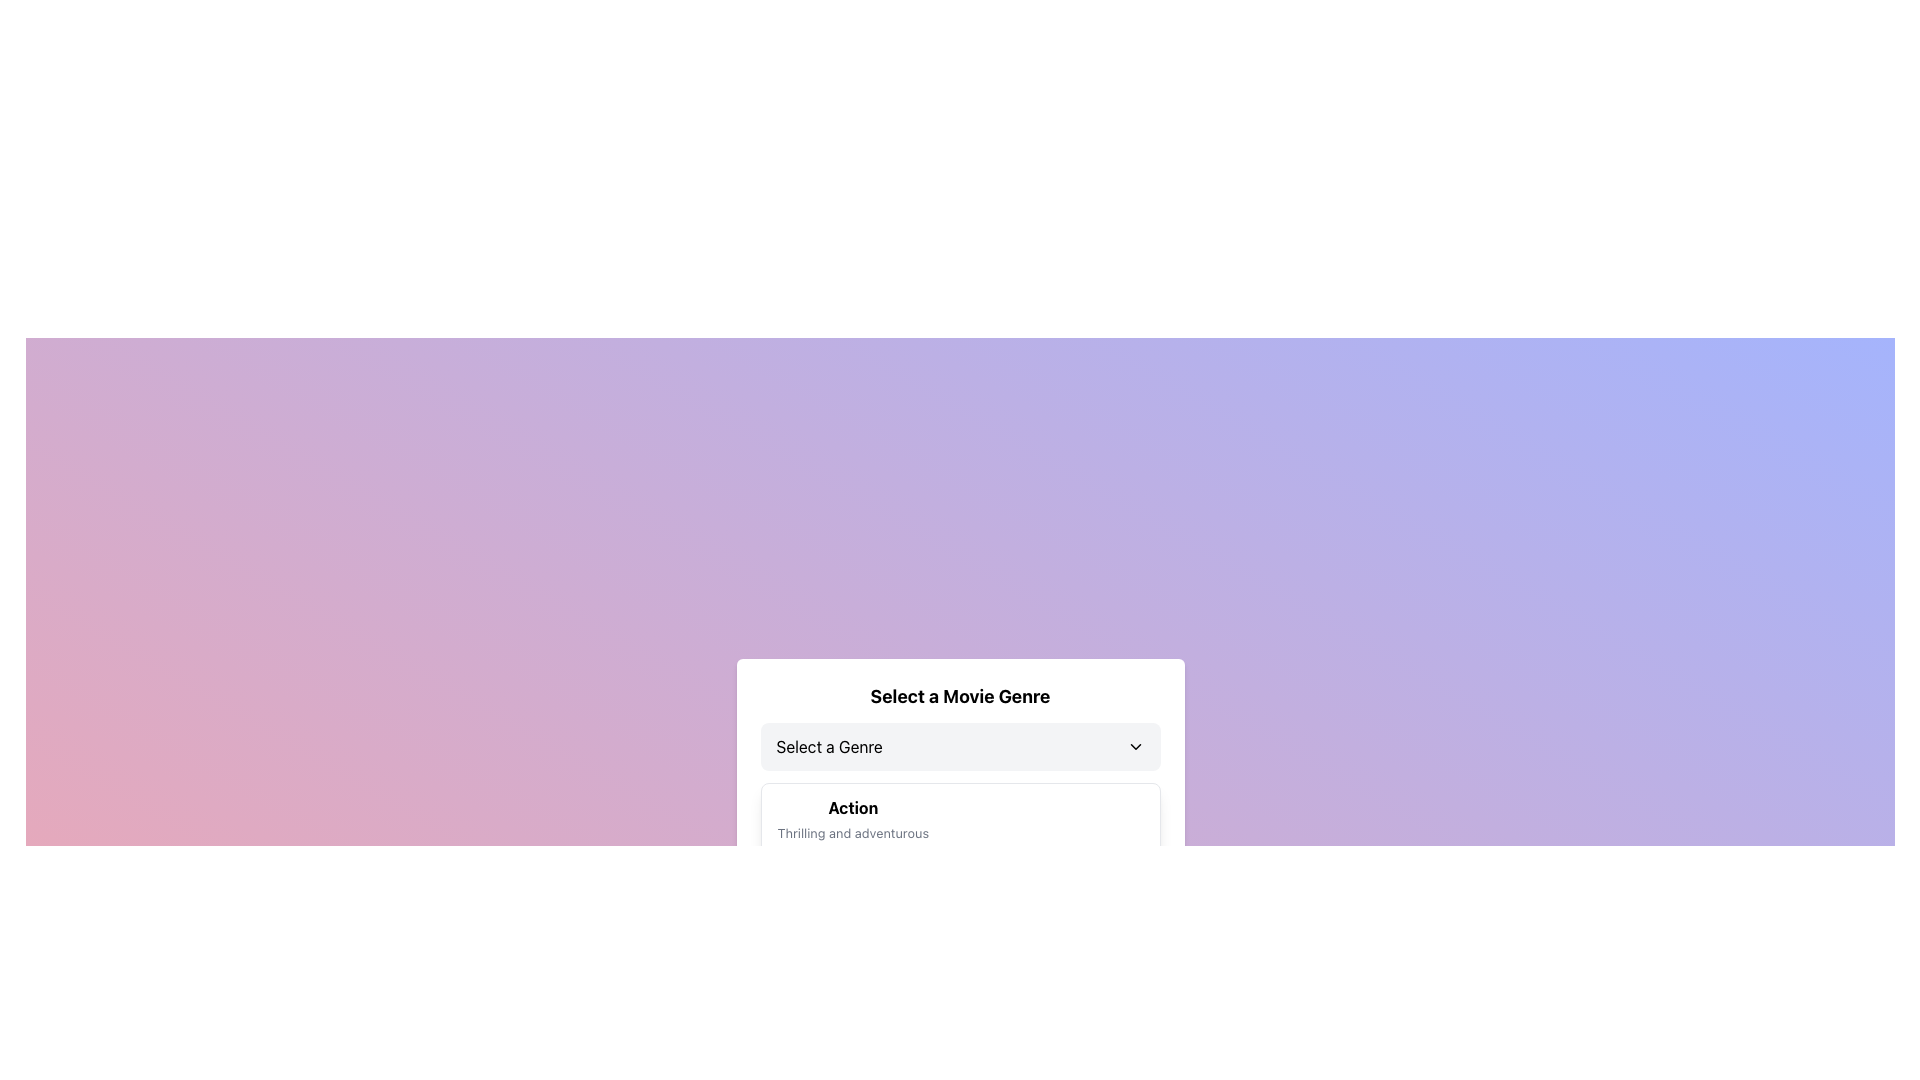 The width and height of the screenshot is (1920, 1080). I want to click on the Dropdown icon located to the right of the 'Select a Genre.' label, so click(1135, 747).